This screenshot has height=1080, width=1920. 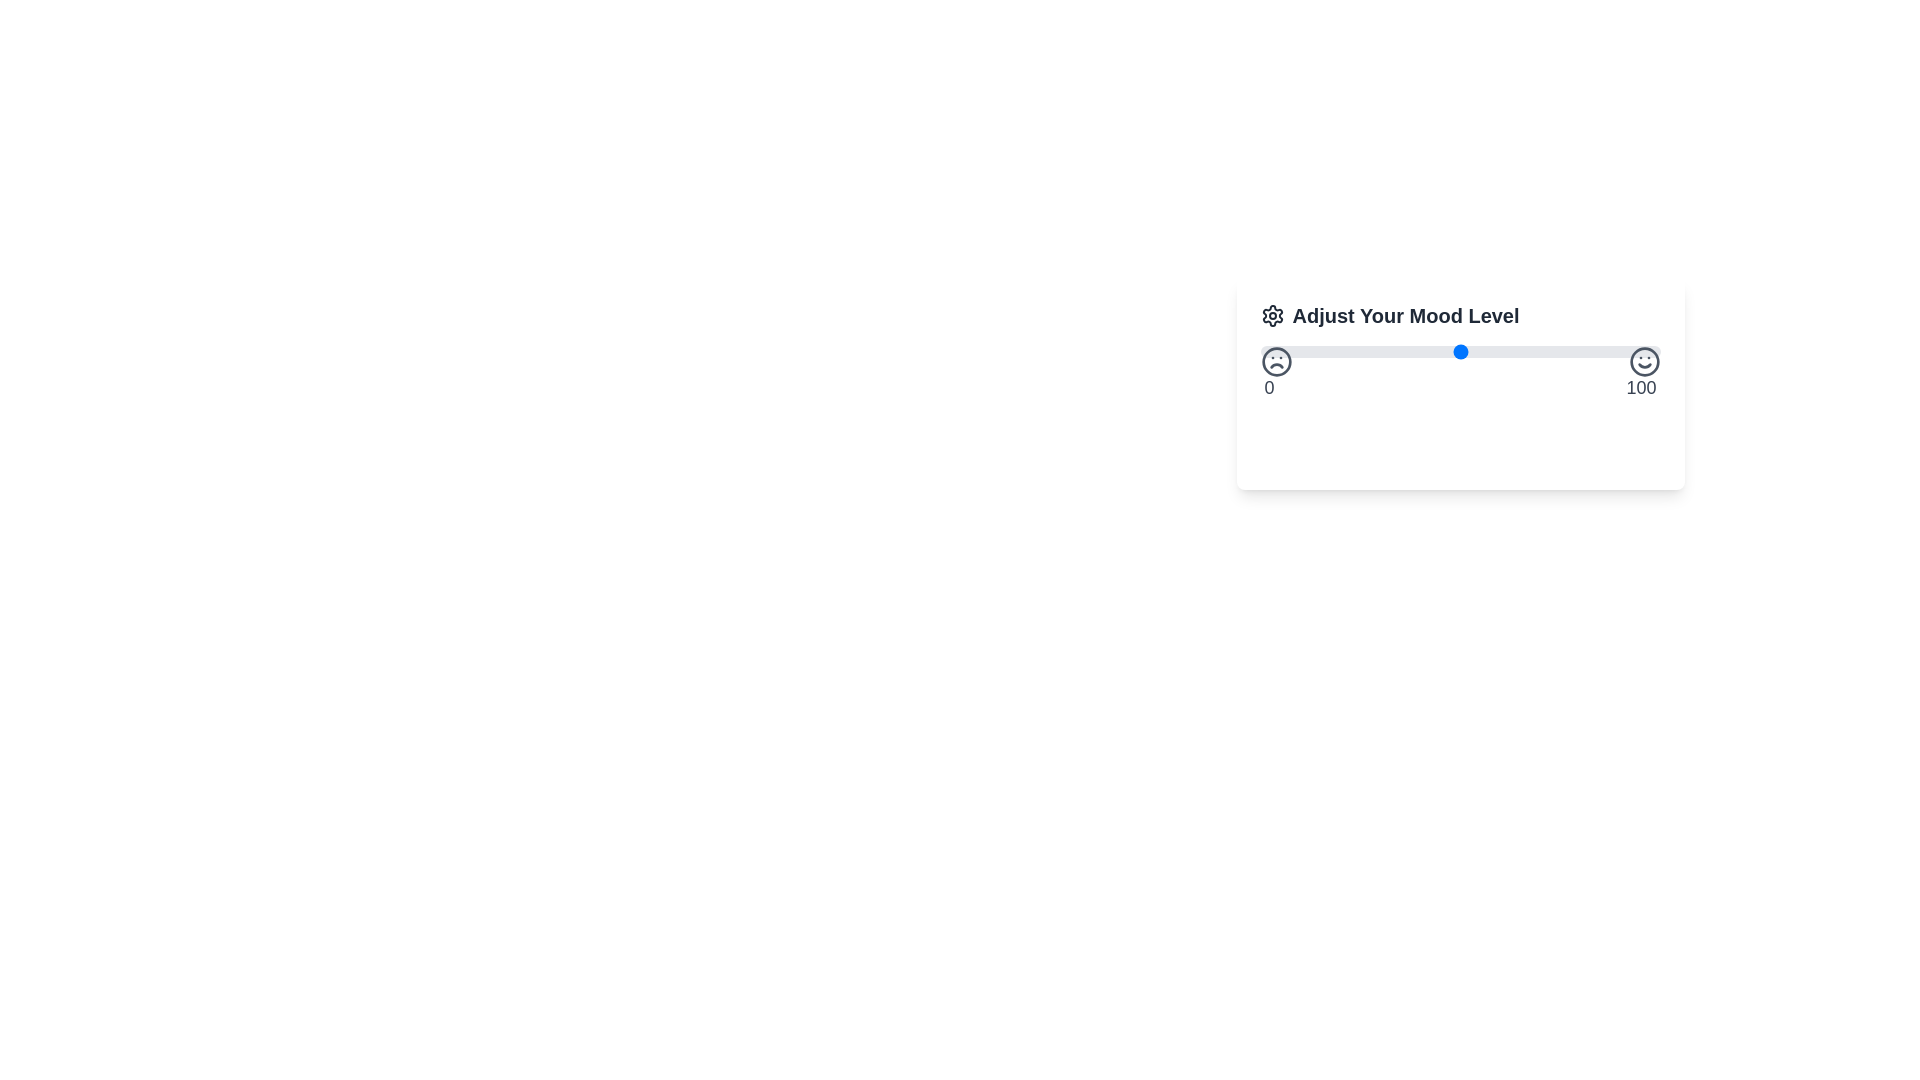 I want to click on mood level, so click(x=1520, y=350).